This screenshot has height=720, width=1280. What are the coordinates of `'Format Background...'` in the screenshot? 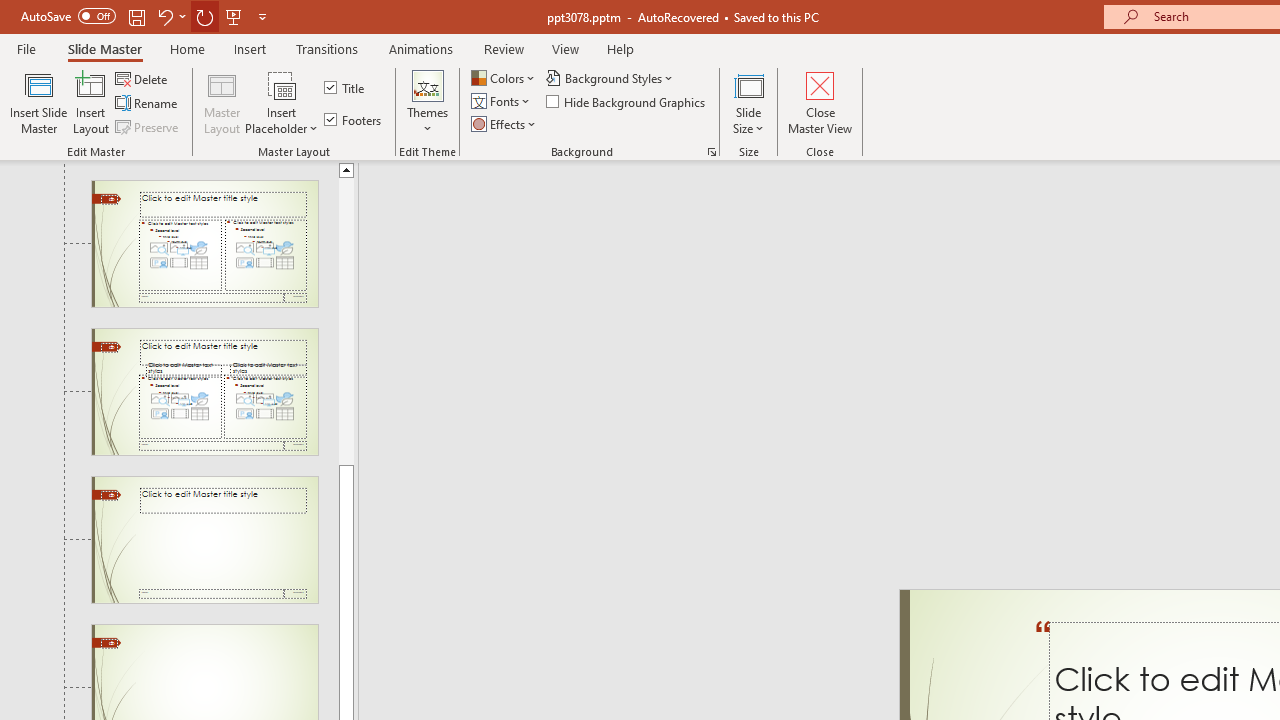 It's located at (711, 150).